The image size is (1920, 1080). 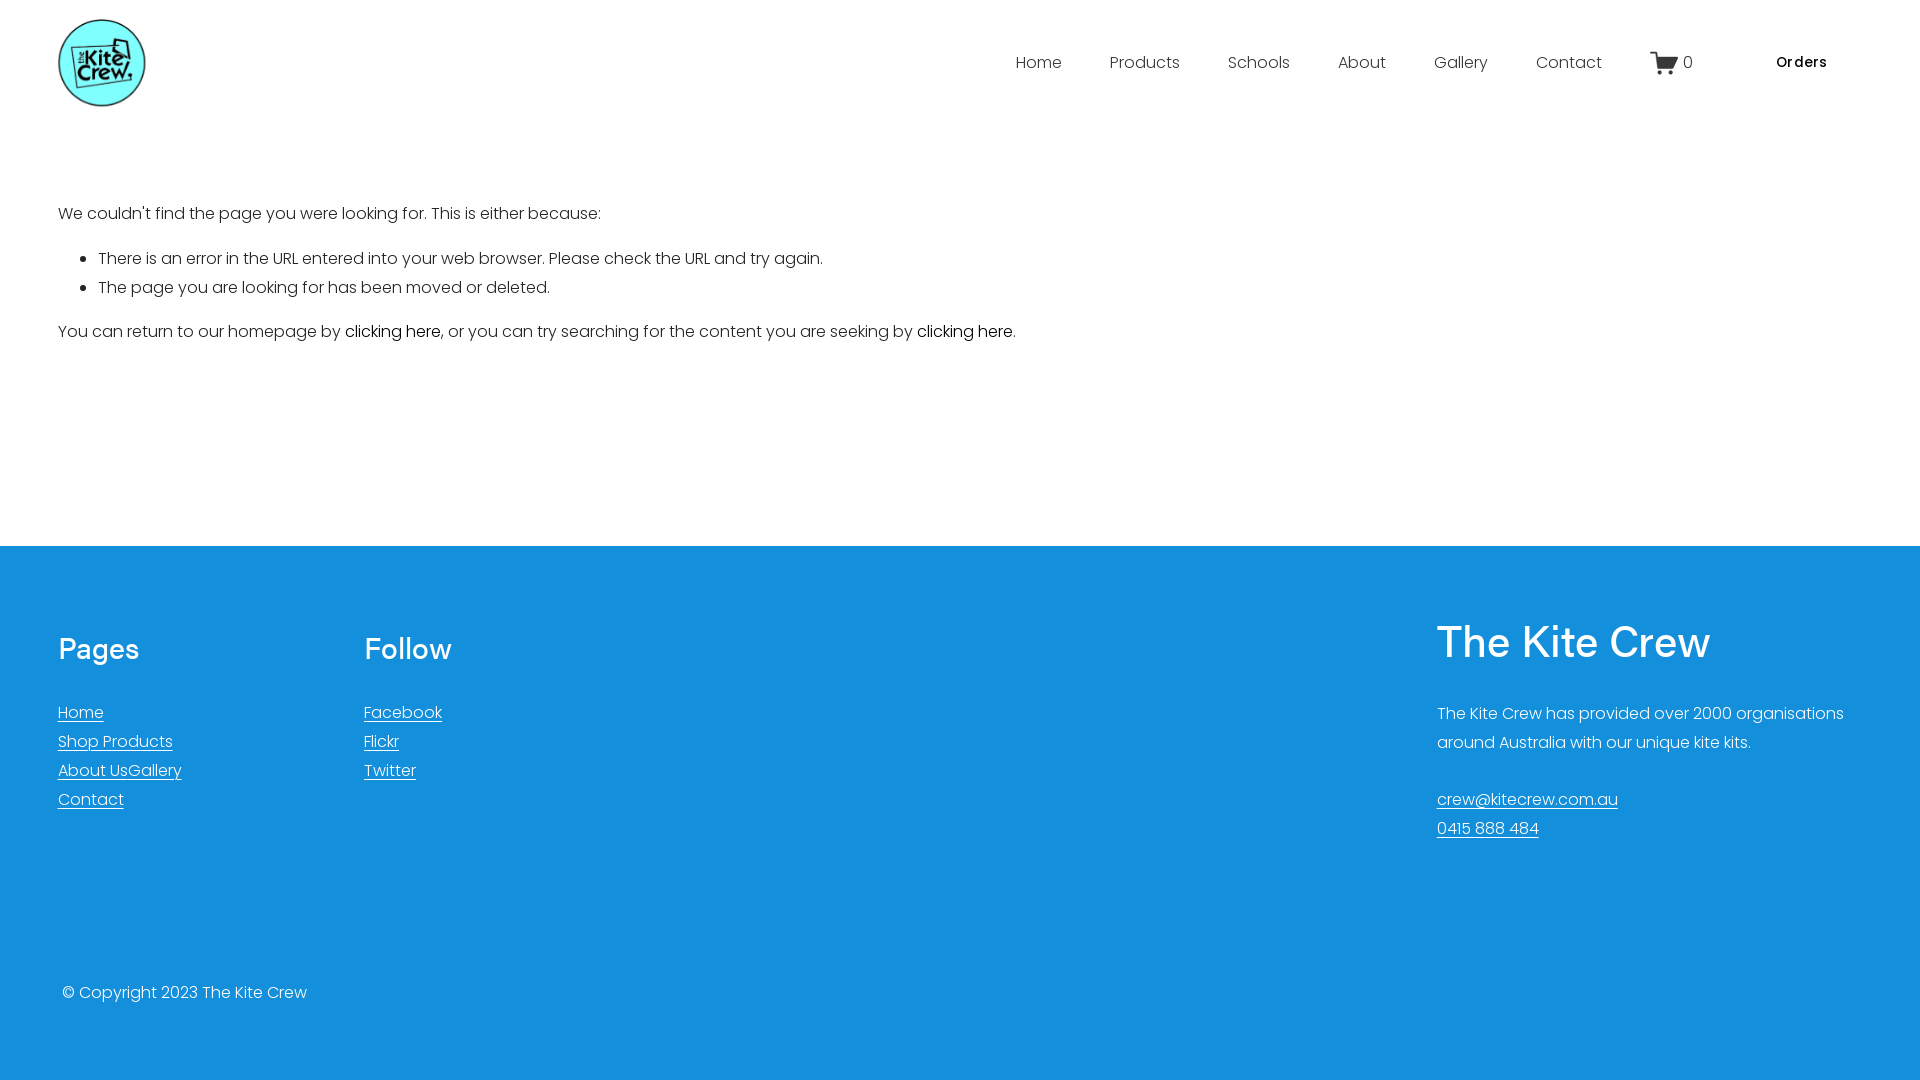 I want to click on 'Schools', so click(x=1257, y=61).